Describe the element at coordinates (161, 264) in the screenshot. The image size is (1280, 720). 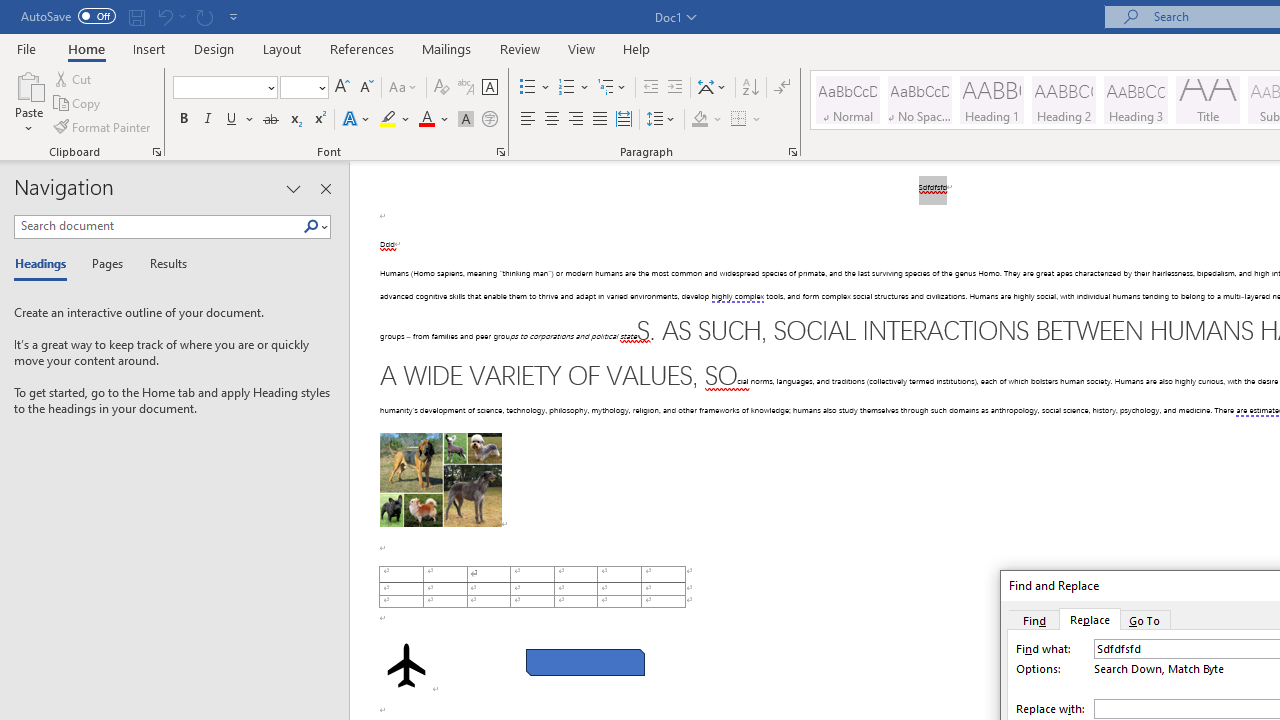
I see `'Results'` at that location.